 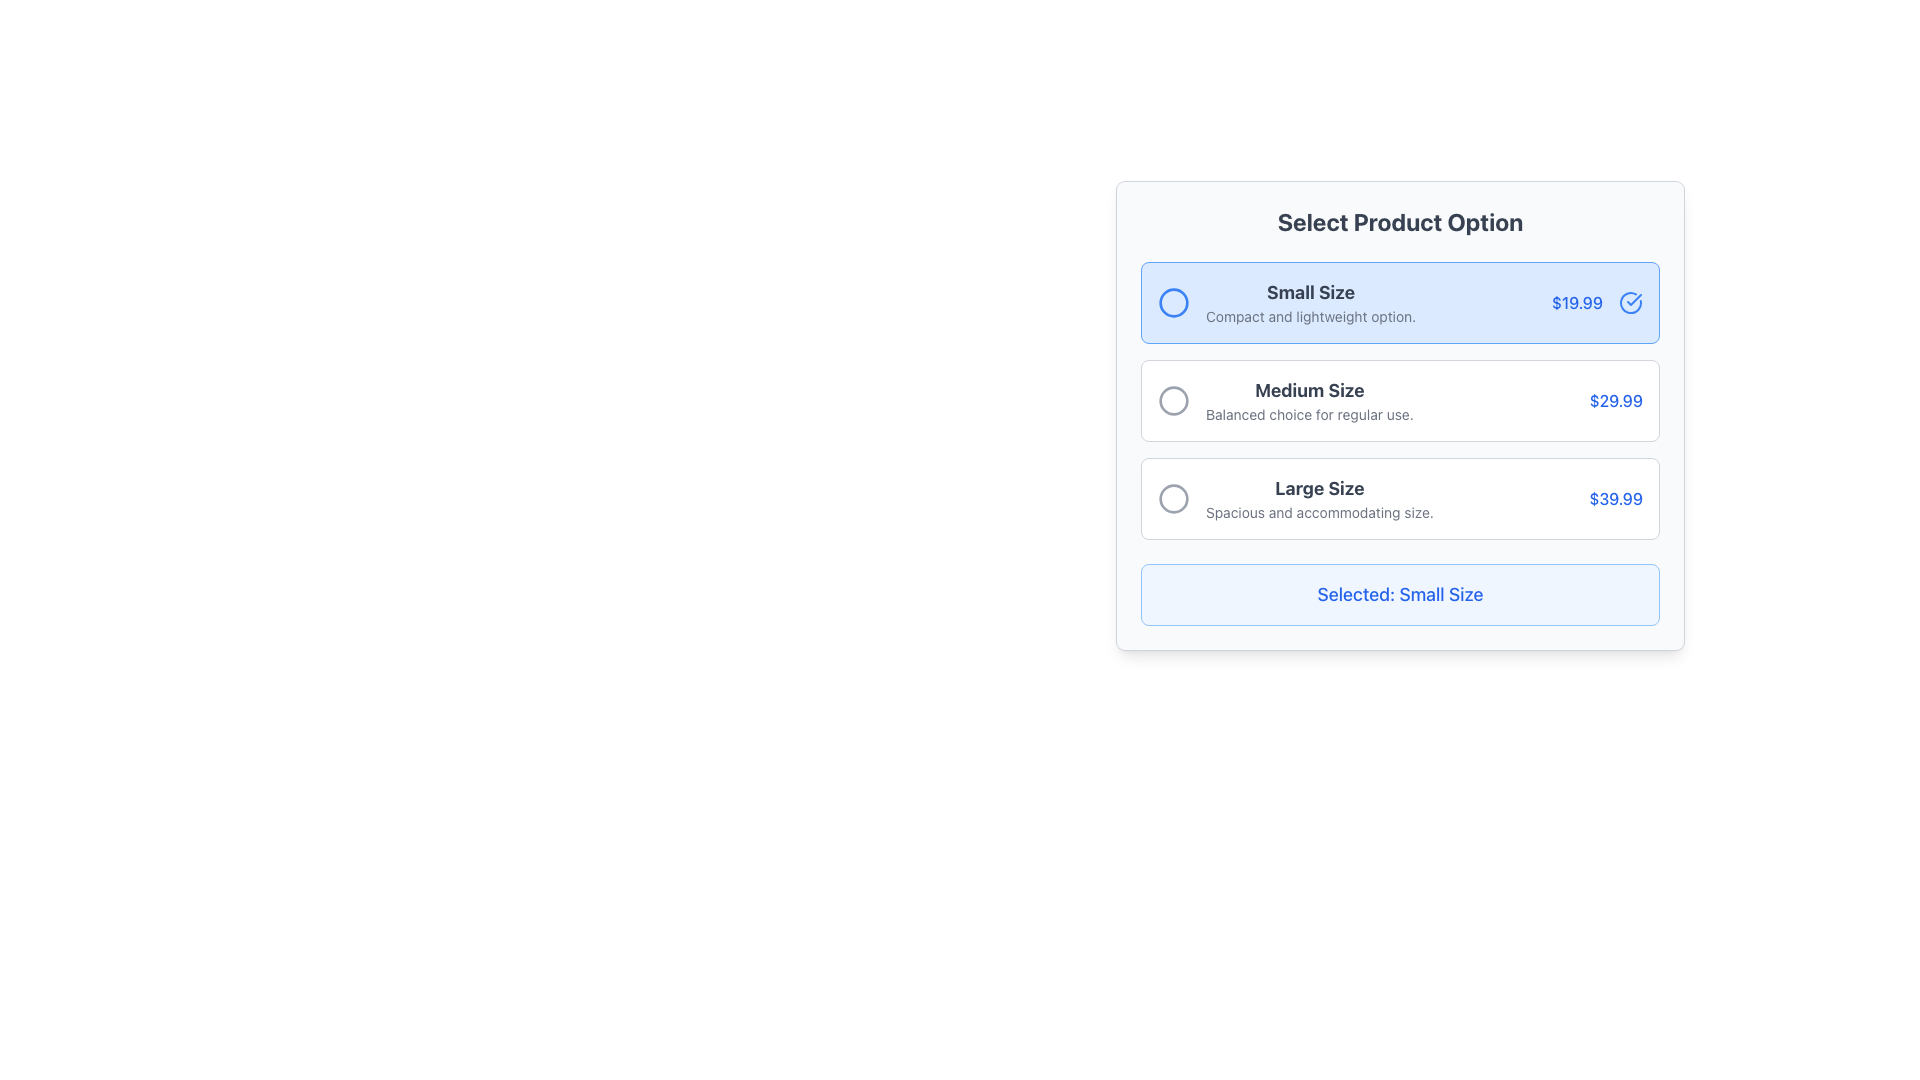 I want to click on the 'Medium Size' option title text label in the selection card, which is positioned above the description 'Balanced choice for regular use.' and next to the price '$29.99', so click(x=1309, y=390).